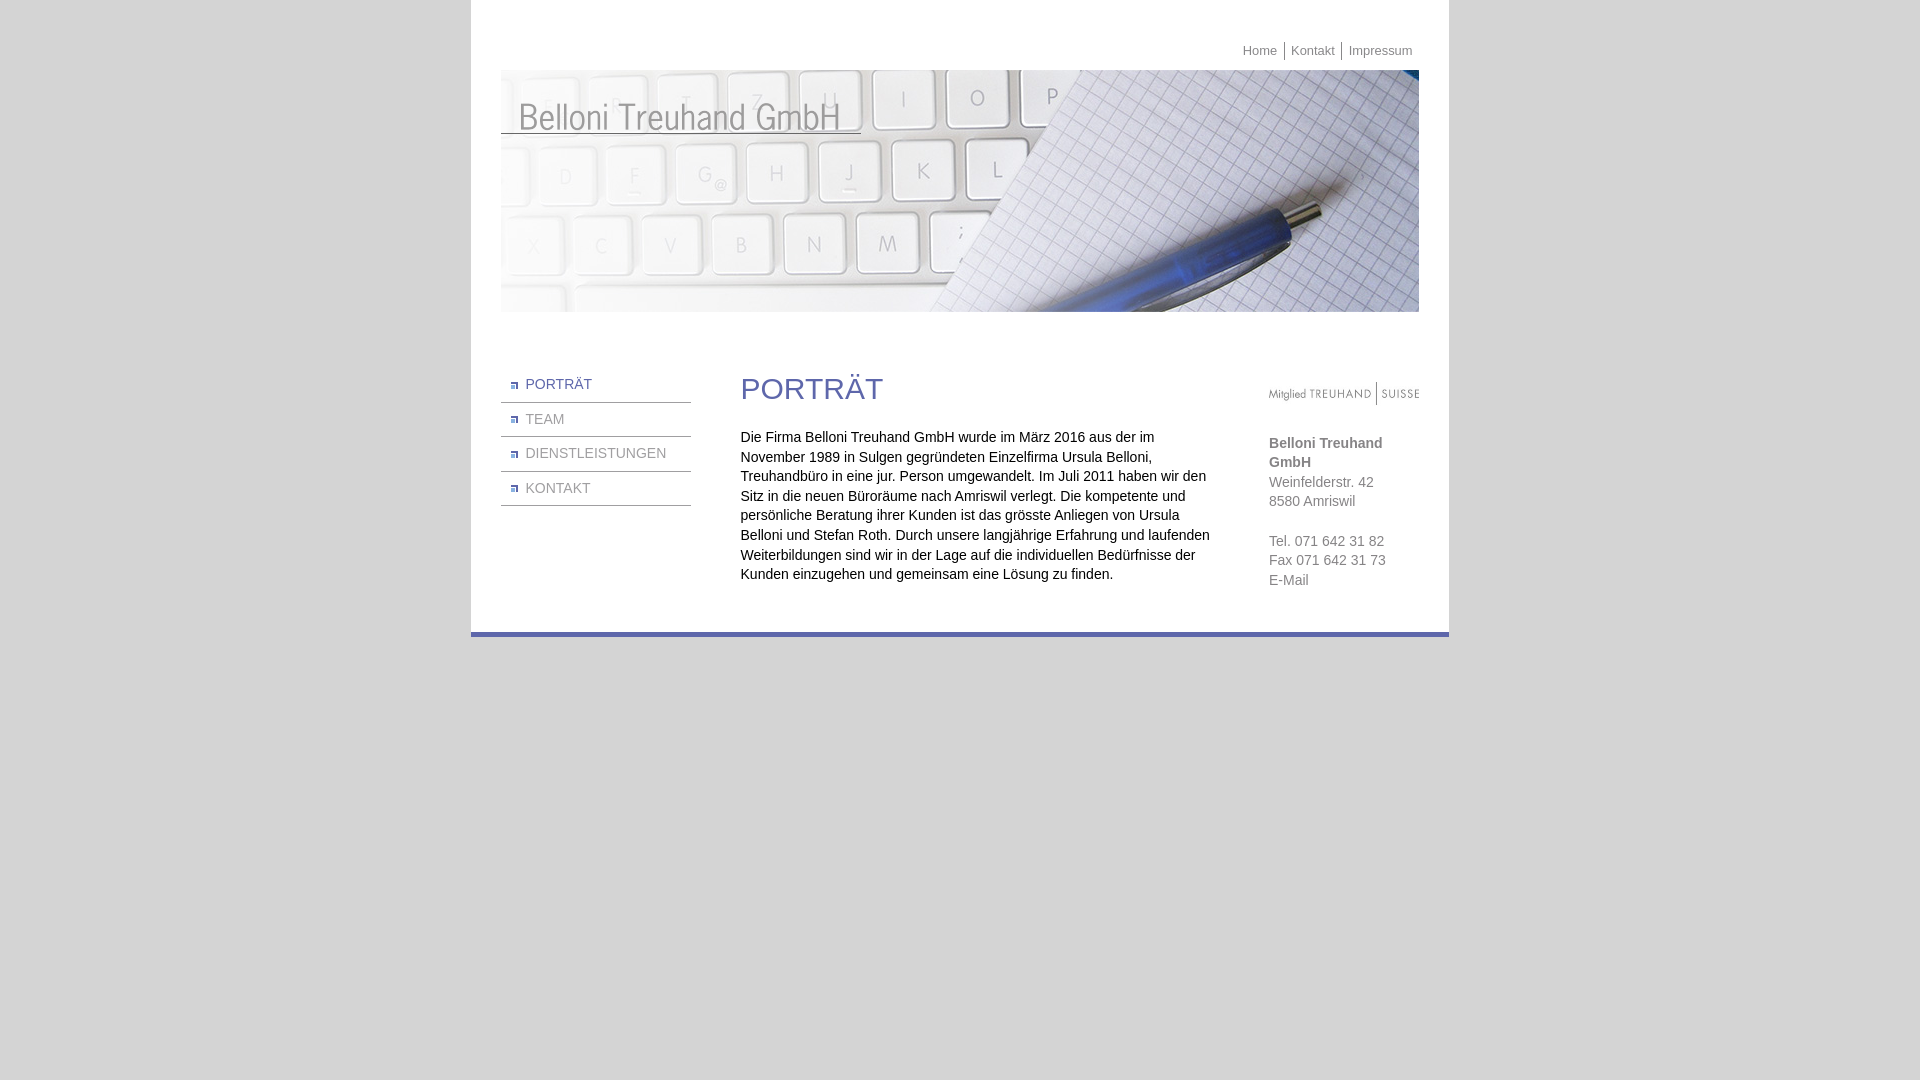  What do you see at coordinates (1285, 49) in the screenshot?
I see `'Kontakt'` at bounding box center [1285, 49].